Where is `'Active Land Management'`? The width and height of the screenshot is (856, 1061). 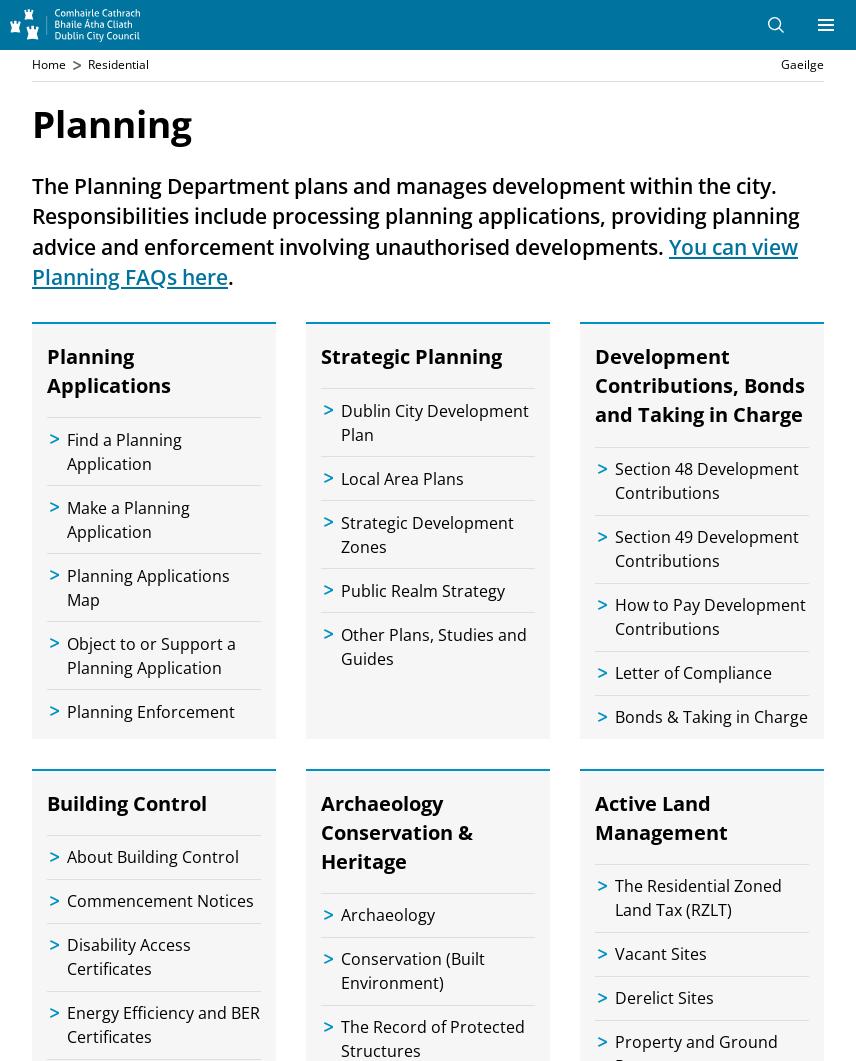
'Active Land Management' is located at coordinates (660, 816).